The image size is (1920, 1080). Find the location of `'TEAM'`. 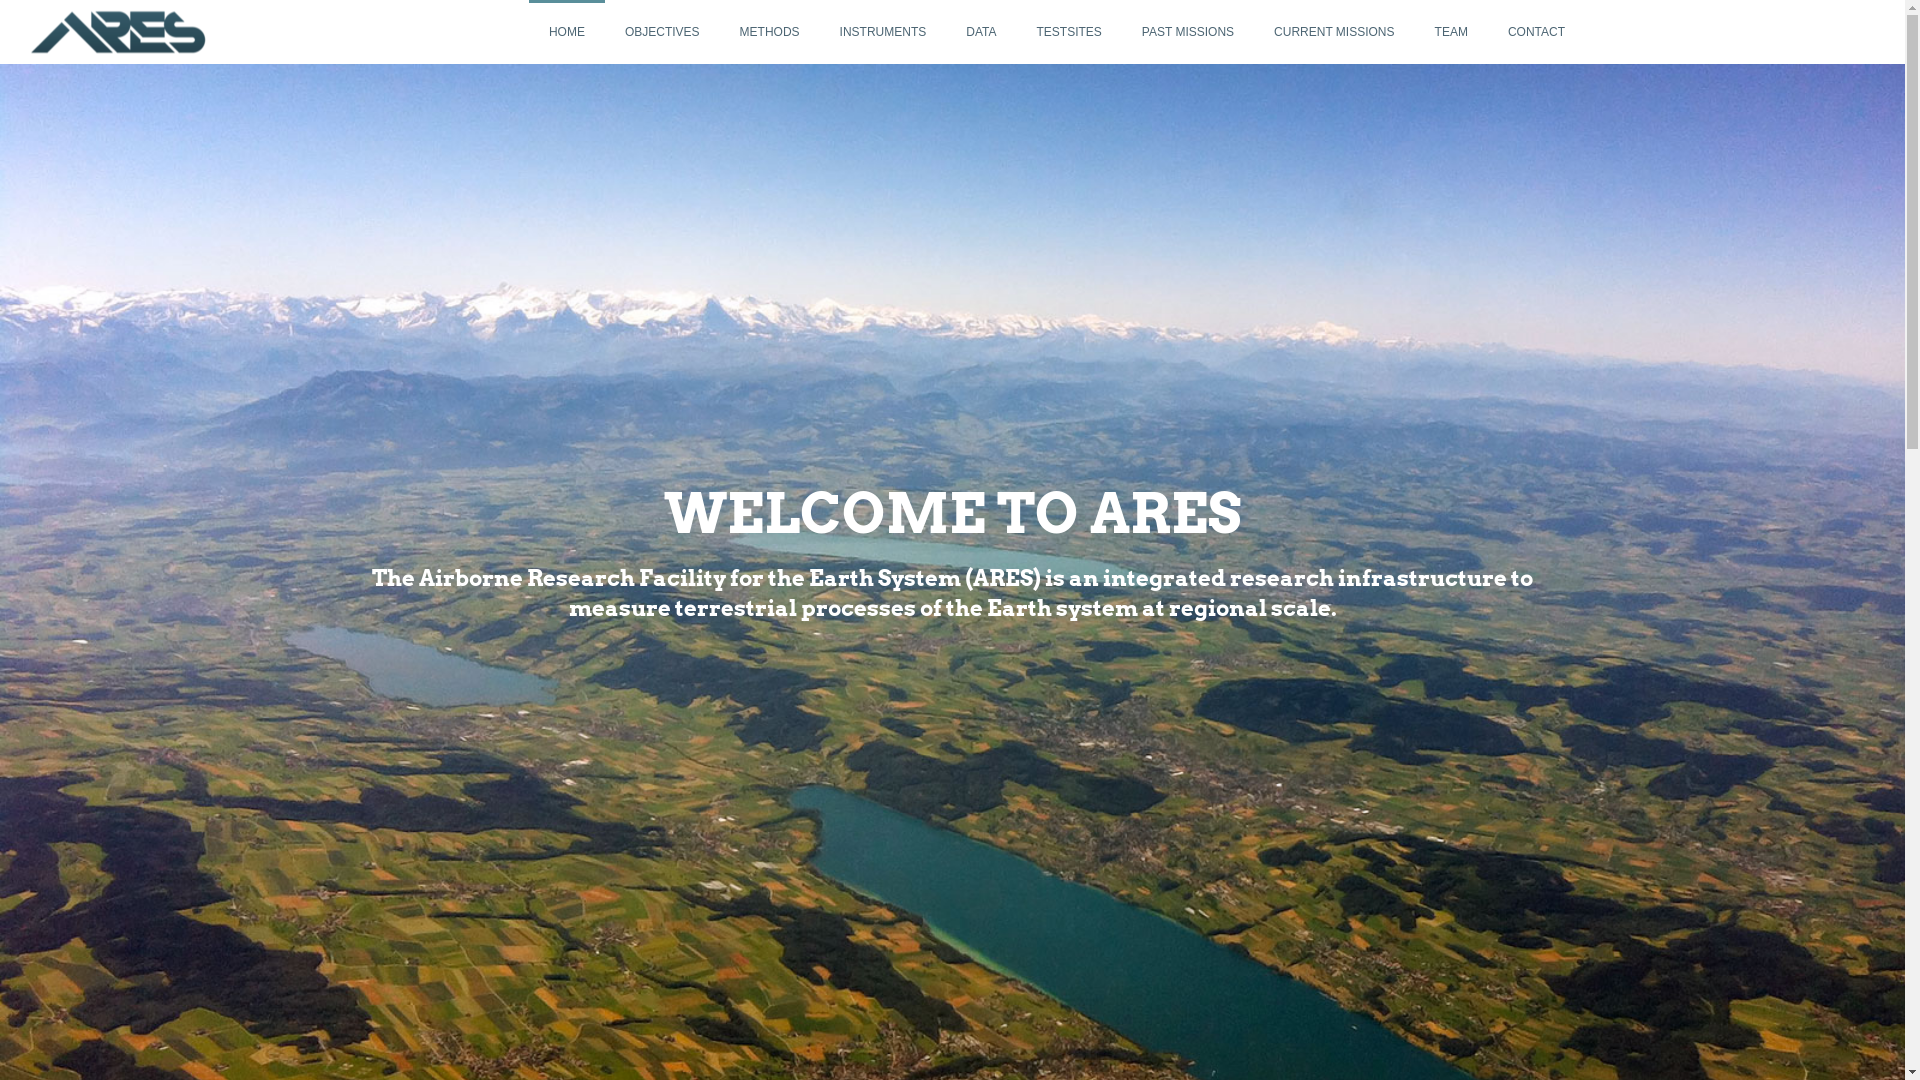

'TEAM' is located at coordinates (1451, 31).